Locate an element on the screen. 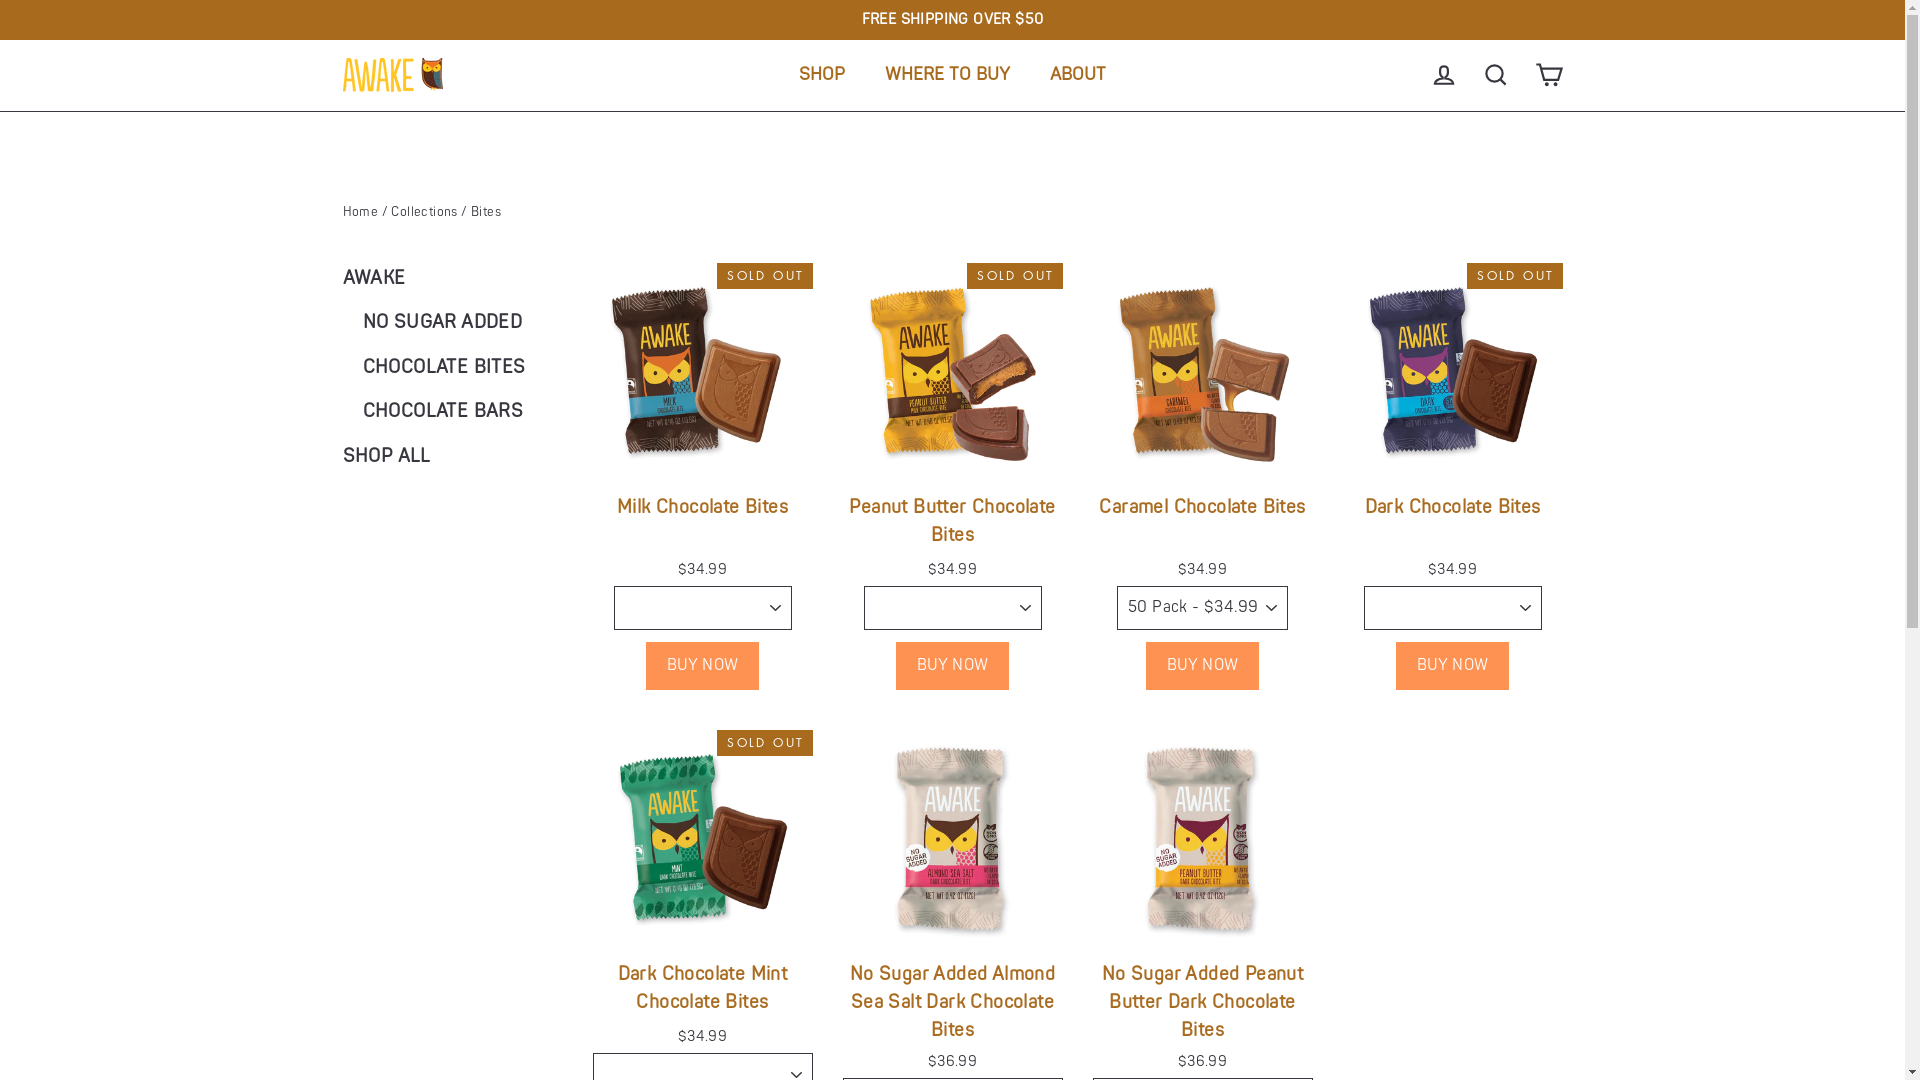 The height and width of the screenshot is (1080, 1920). 'SEARCH' is located at coordinates (1496, 73).